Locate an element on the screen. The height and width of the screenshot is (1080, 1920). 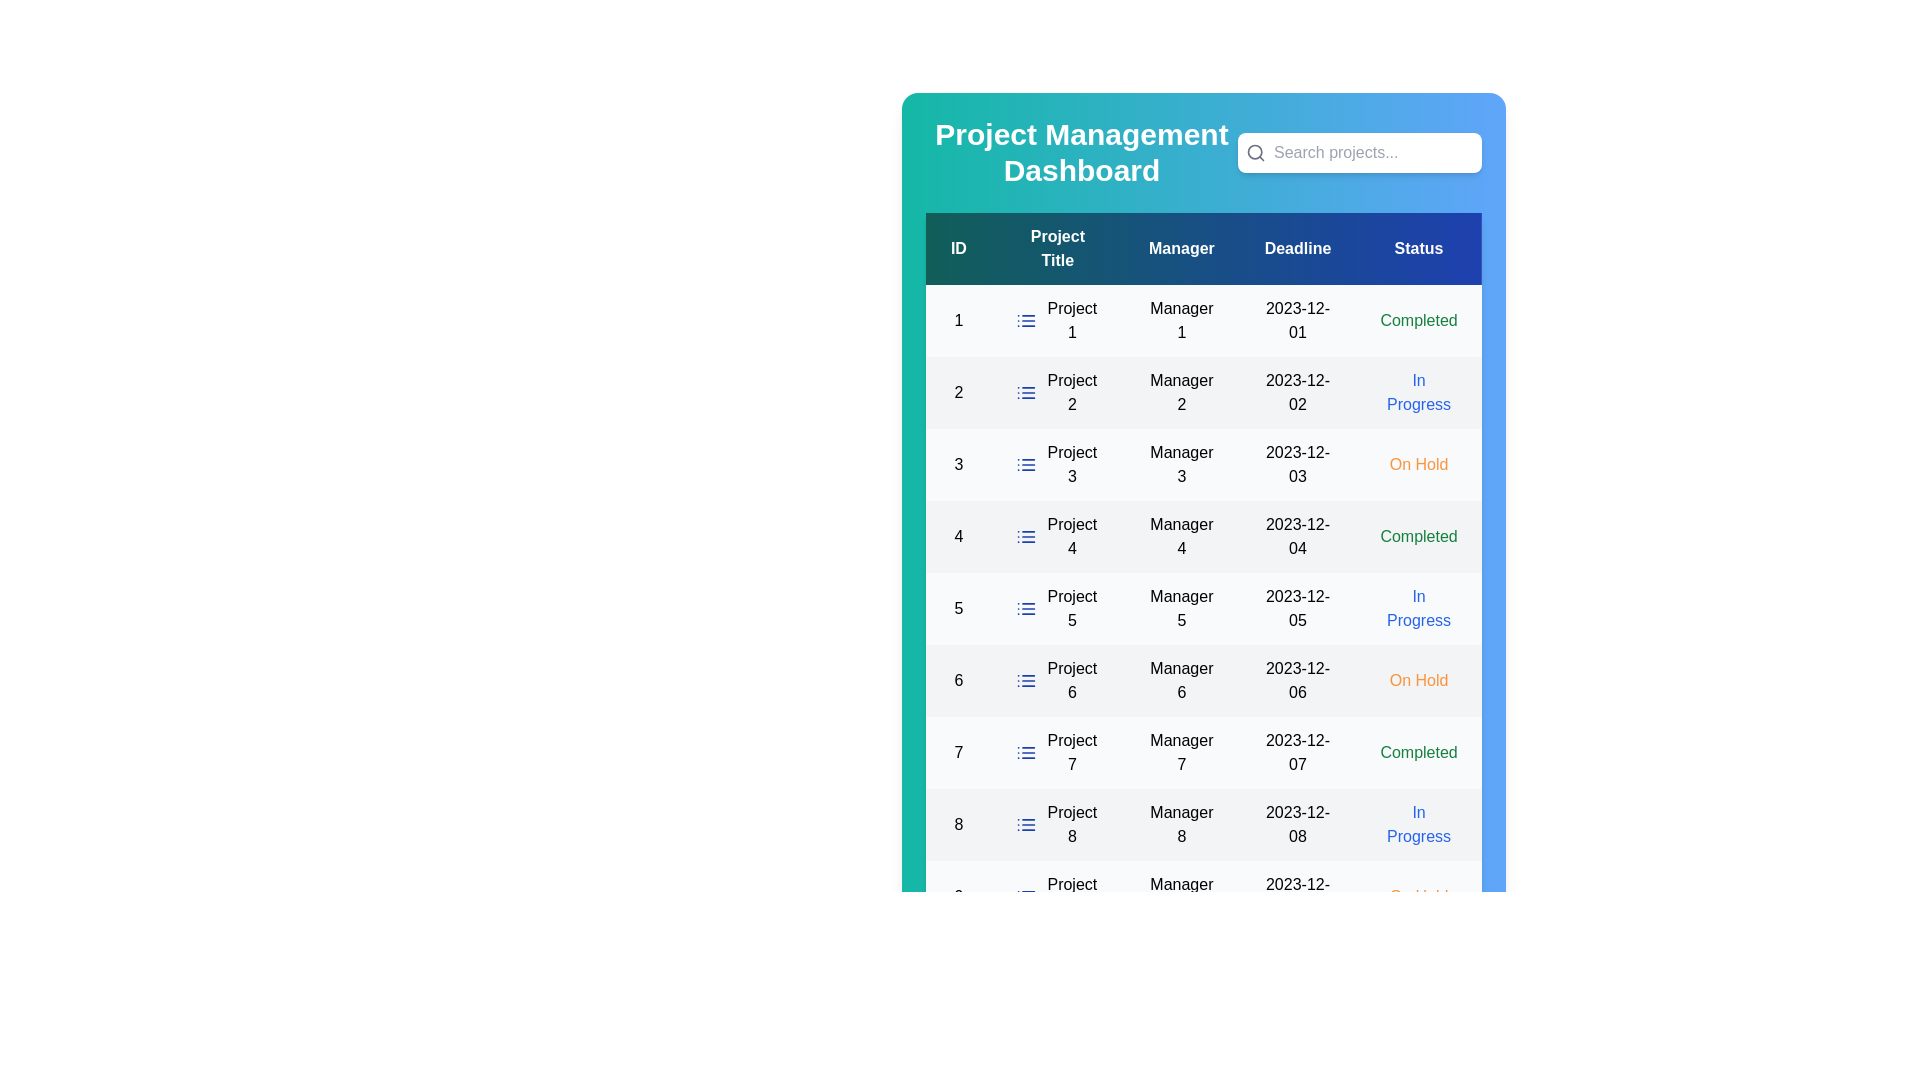
the column header Project Title to sort the table by that column is located at coordinates (1056, 248).